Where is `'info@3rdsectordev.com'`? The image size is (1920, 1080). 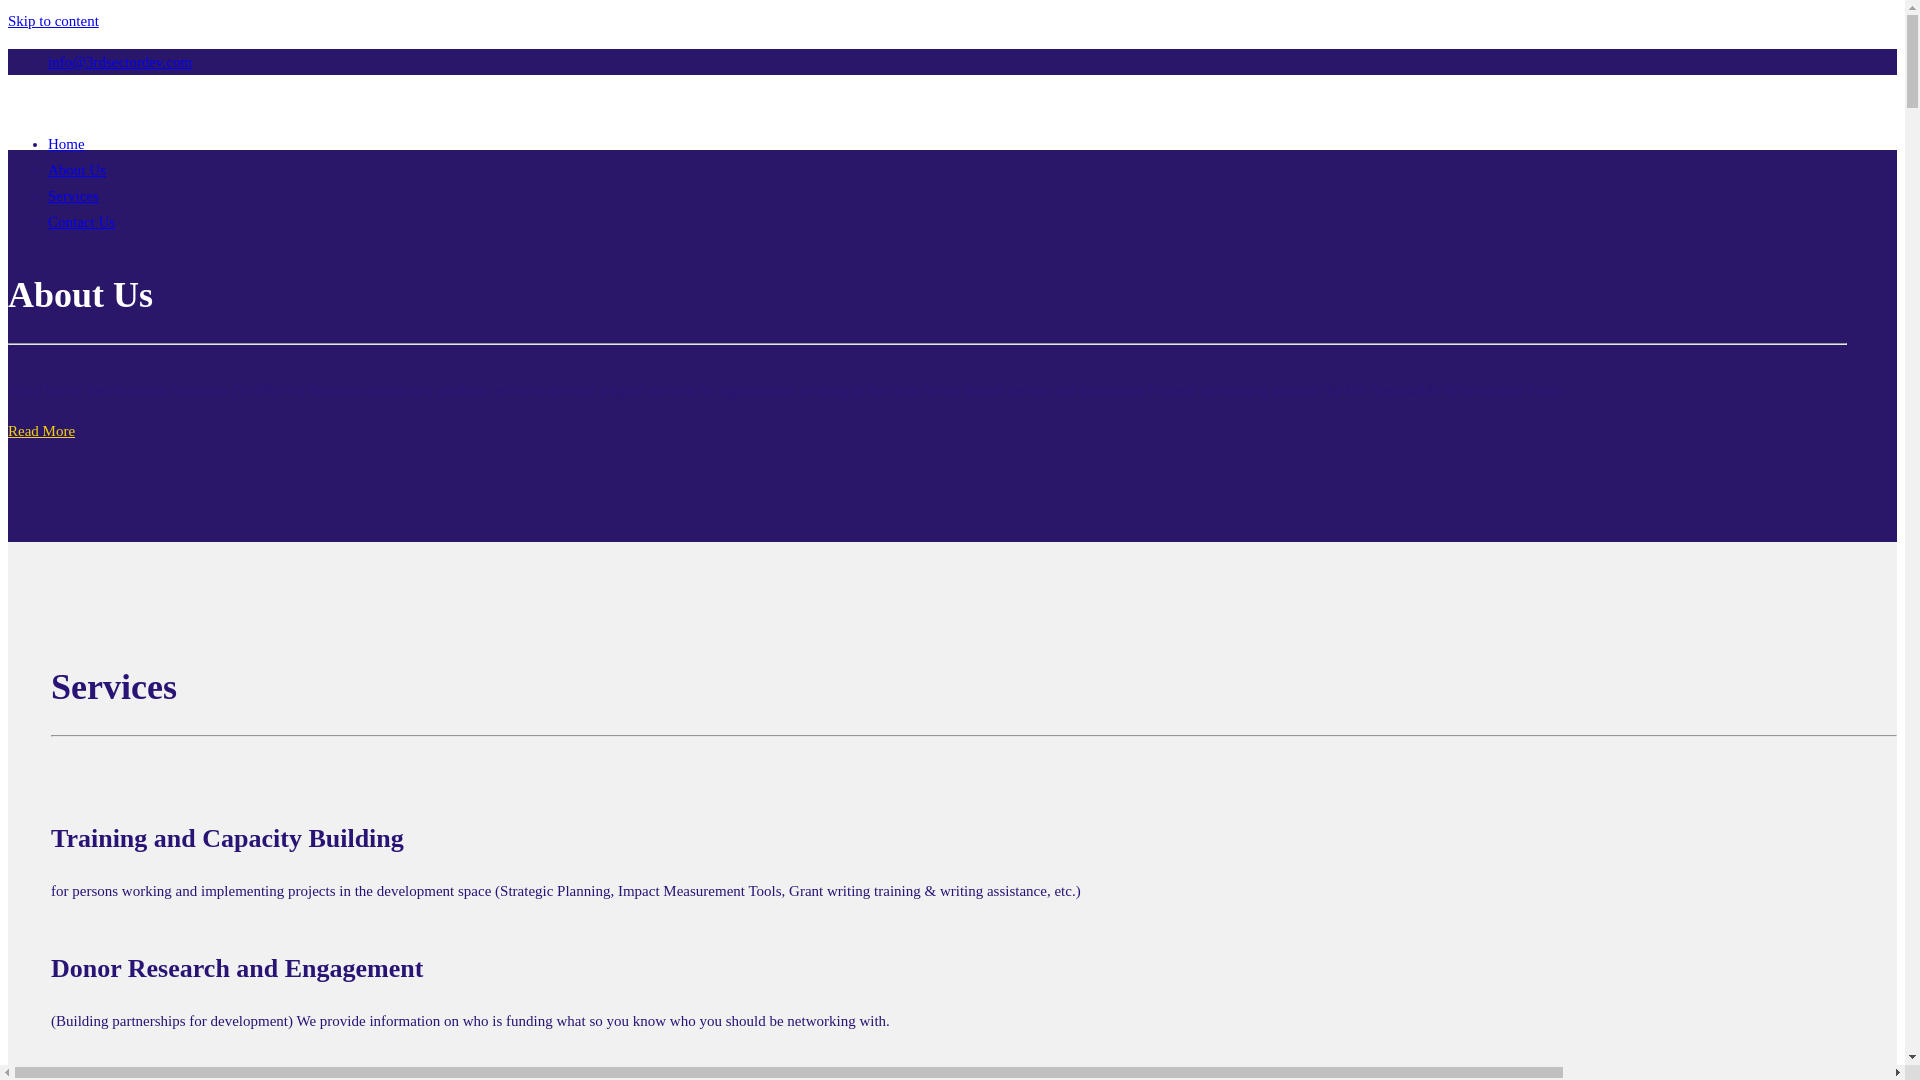
'info@3rdsectordev.com' is located at coordinates (119, 60).